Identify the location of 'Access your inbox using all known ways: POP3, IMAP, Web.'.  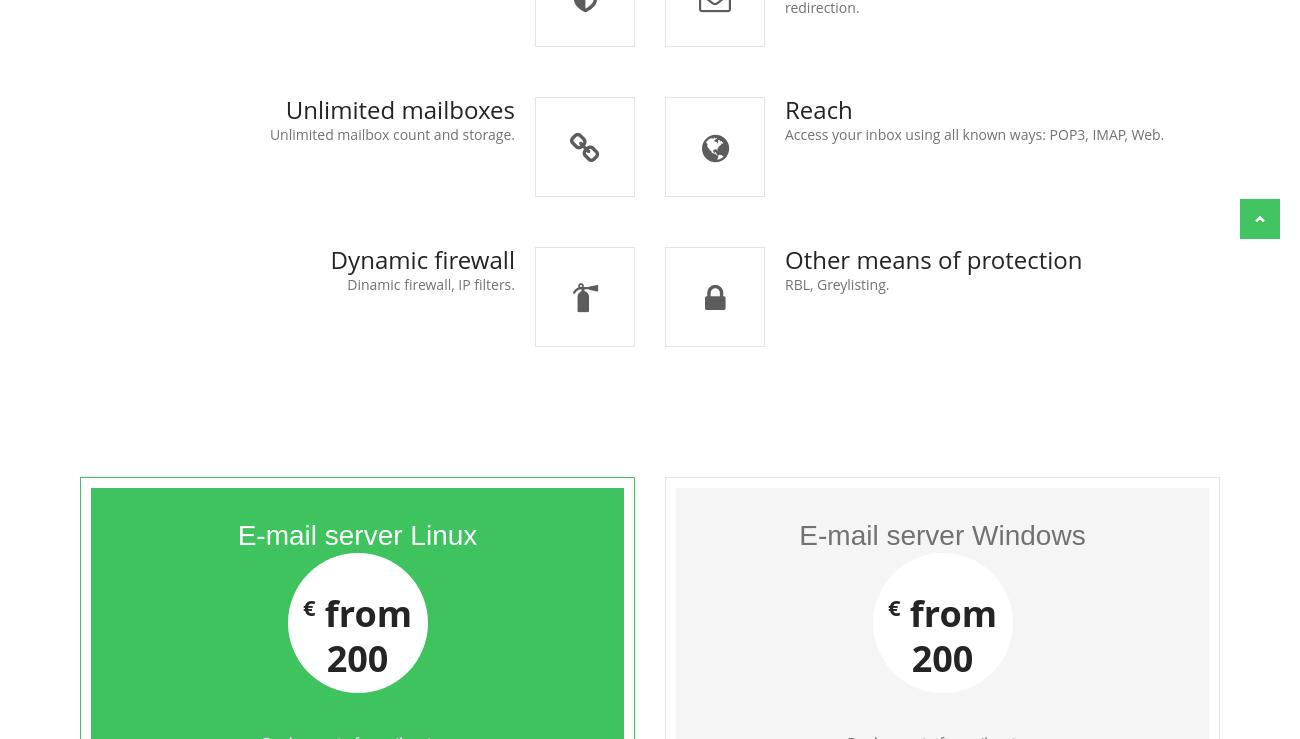
(974, 134).